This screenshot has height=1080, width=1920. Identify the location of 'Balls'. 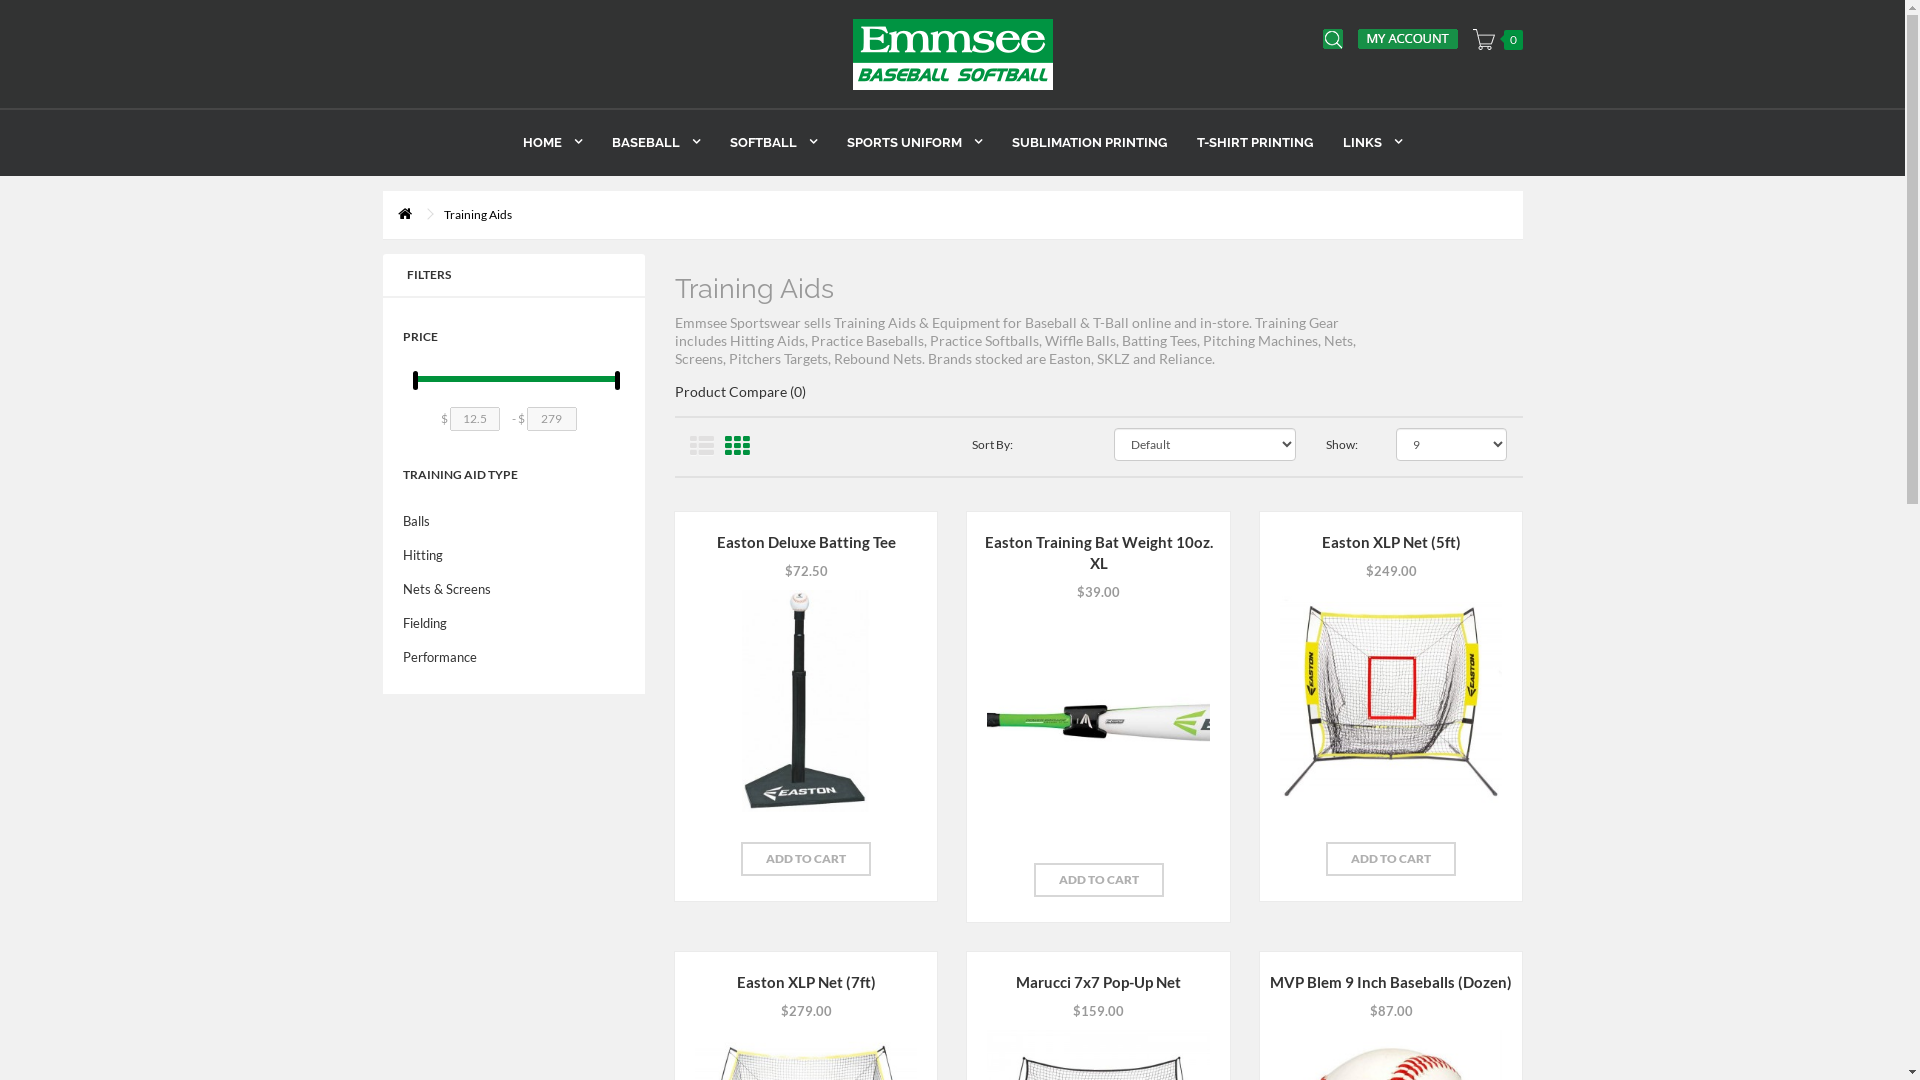
(513, 519).